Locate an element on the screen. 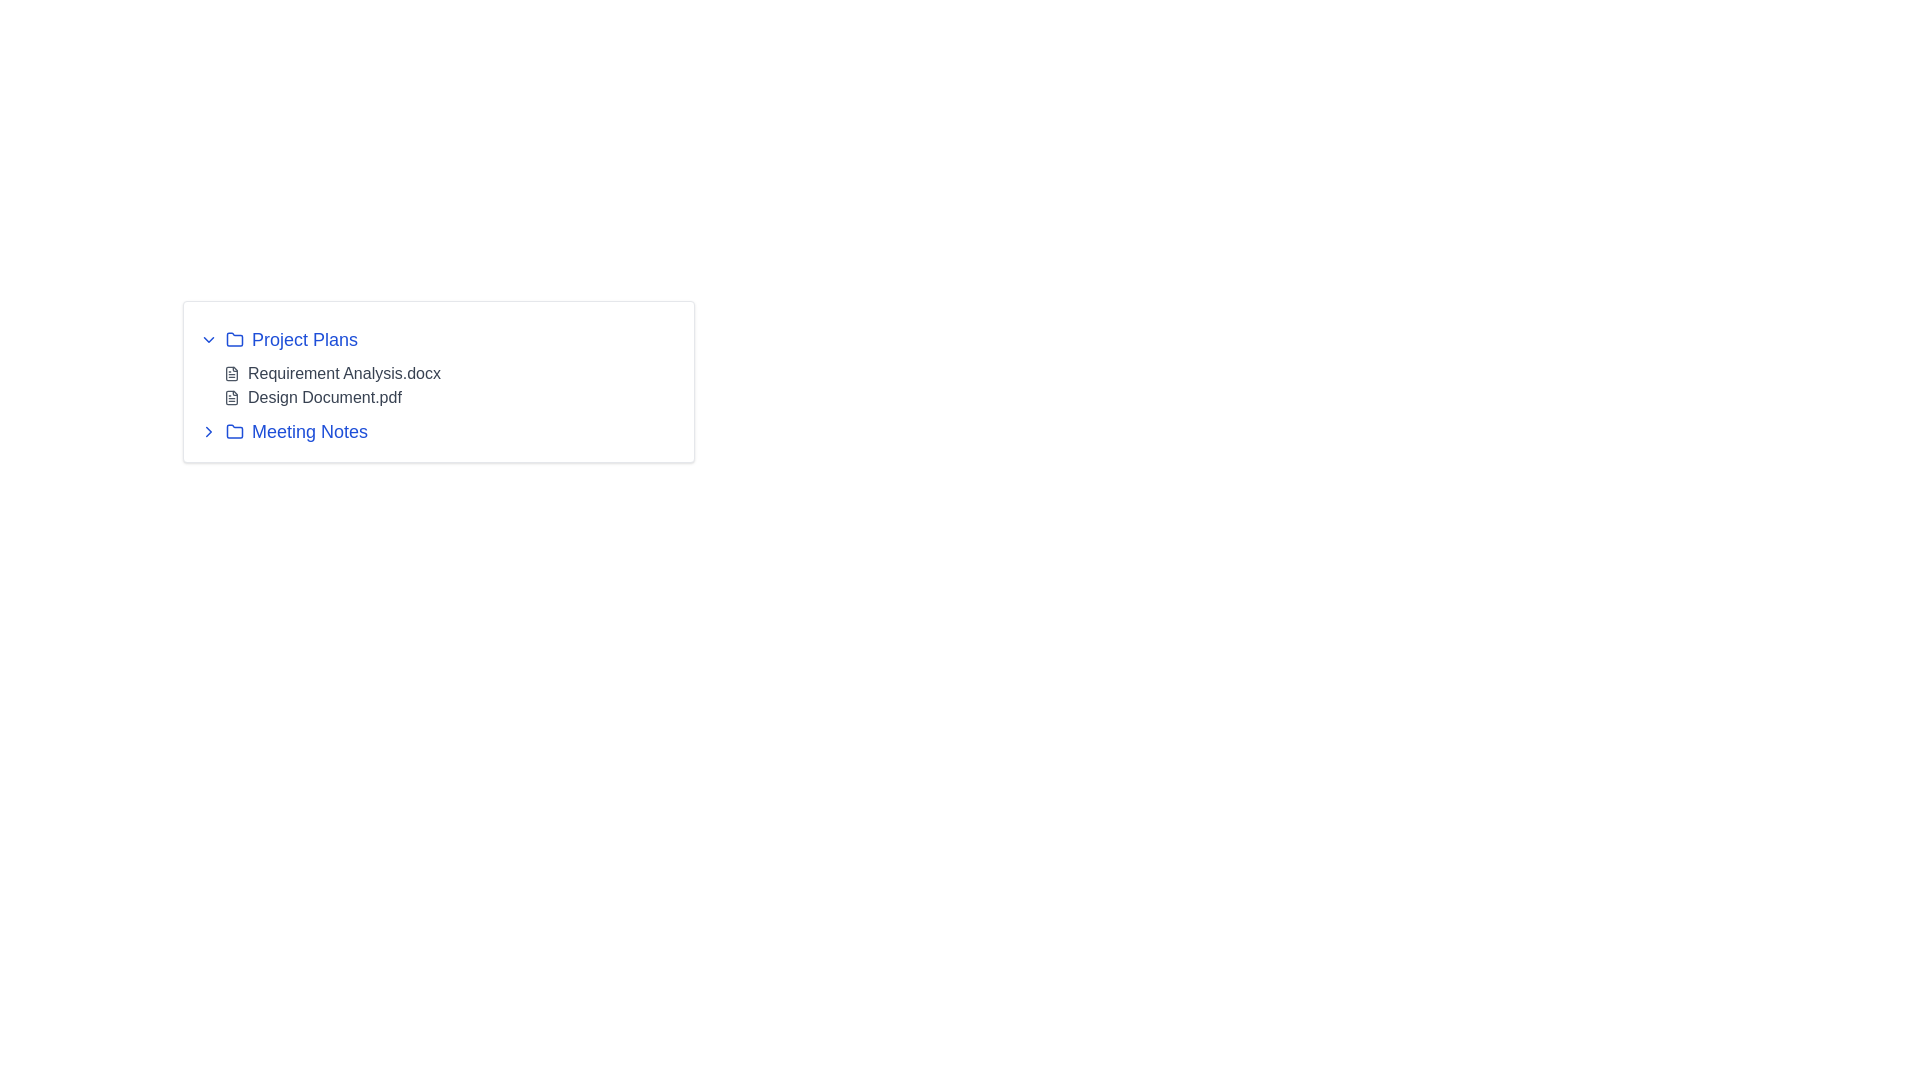 This screenshot has height=1080, width=1920. the item link in the dropdown menu under 'Project Plans' is located at coordinates (450, 385).